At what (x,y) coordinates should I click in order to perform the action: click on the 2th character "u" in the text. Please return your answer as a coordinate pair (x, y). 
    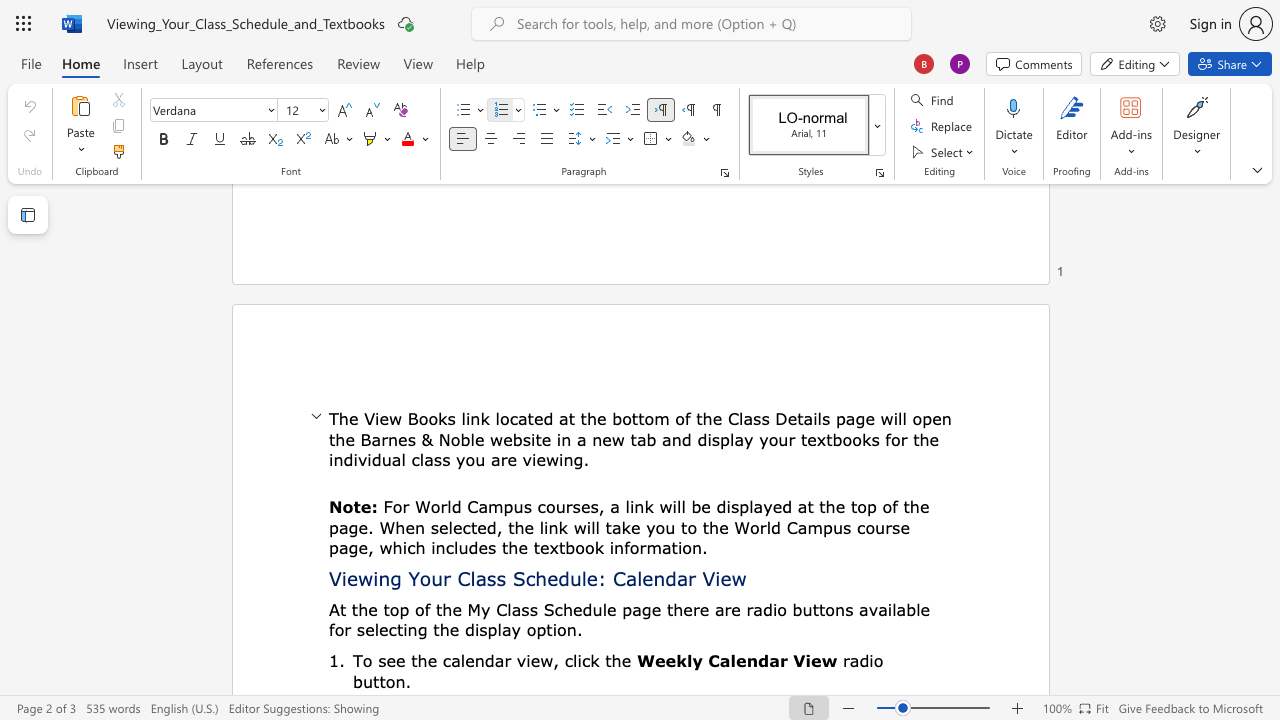
    Looking at the image, I should click on (386, 459).